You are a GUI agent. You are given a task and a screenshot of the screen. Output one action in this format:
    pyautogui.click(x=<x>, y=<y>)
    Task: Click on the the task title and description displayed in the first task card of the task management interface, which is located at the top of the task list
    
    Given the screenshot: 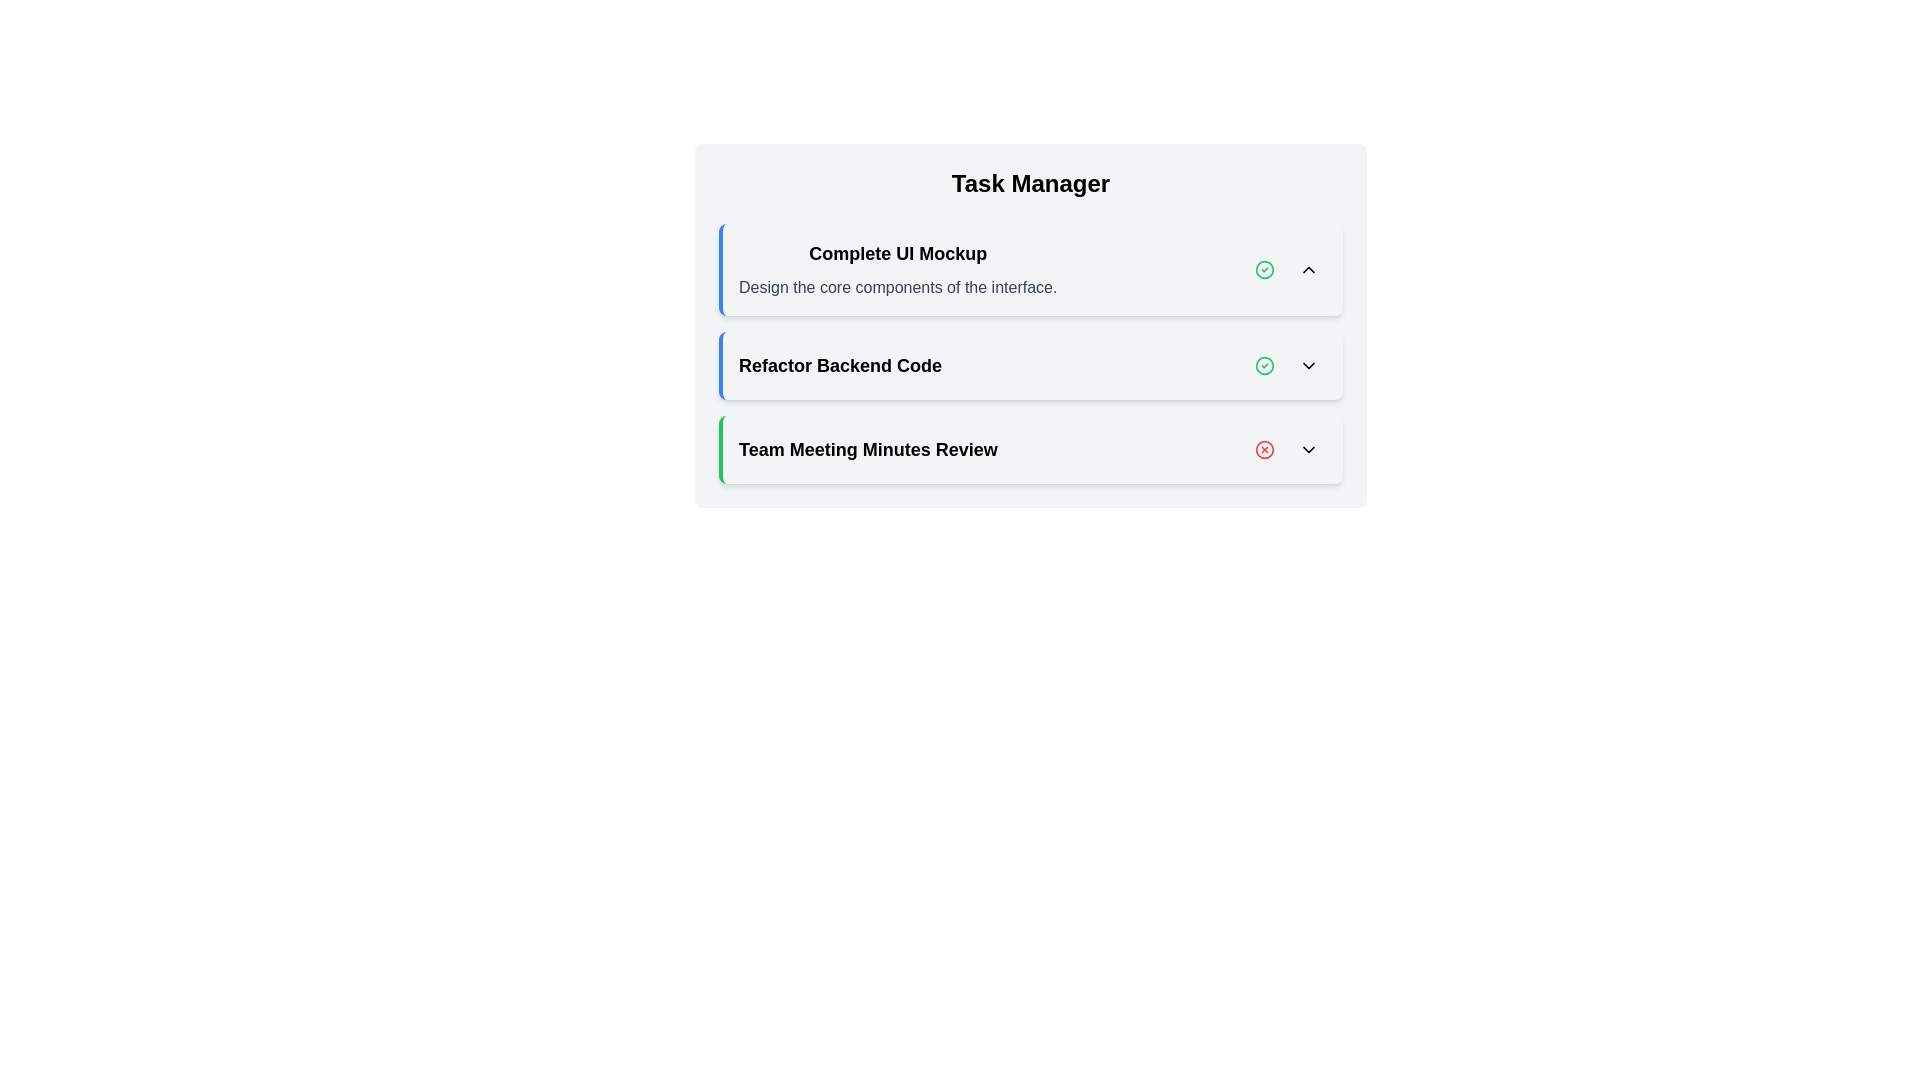 What is the action you would take?
    pyautogui.click(x=1032, y=270)
    